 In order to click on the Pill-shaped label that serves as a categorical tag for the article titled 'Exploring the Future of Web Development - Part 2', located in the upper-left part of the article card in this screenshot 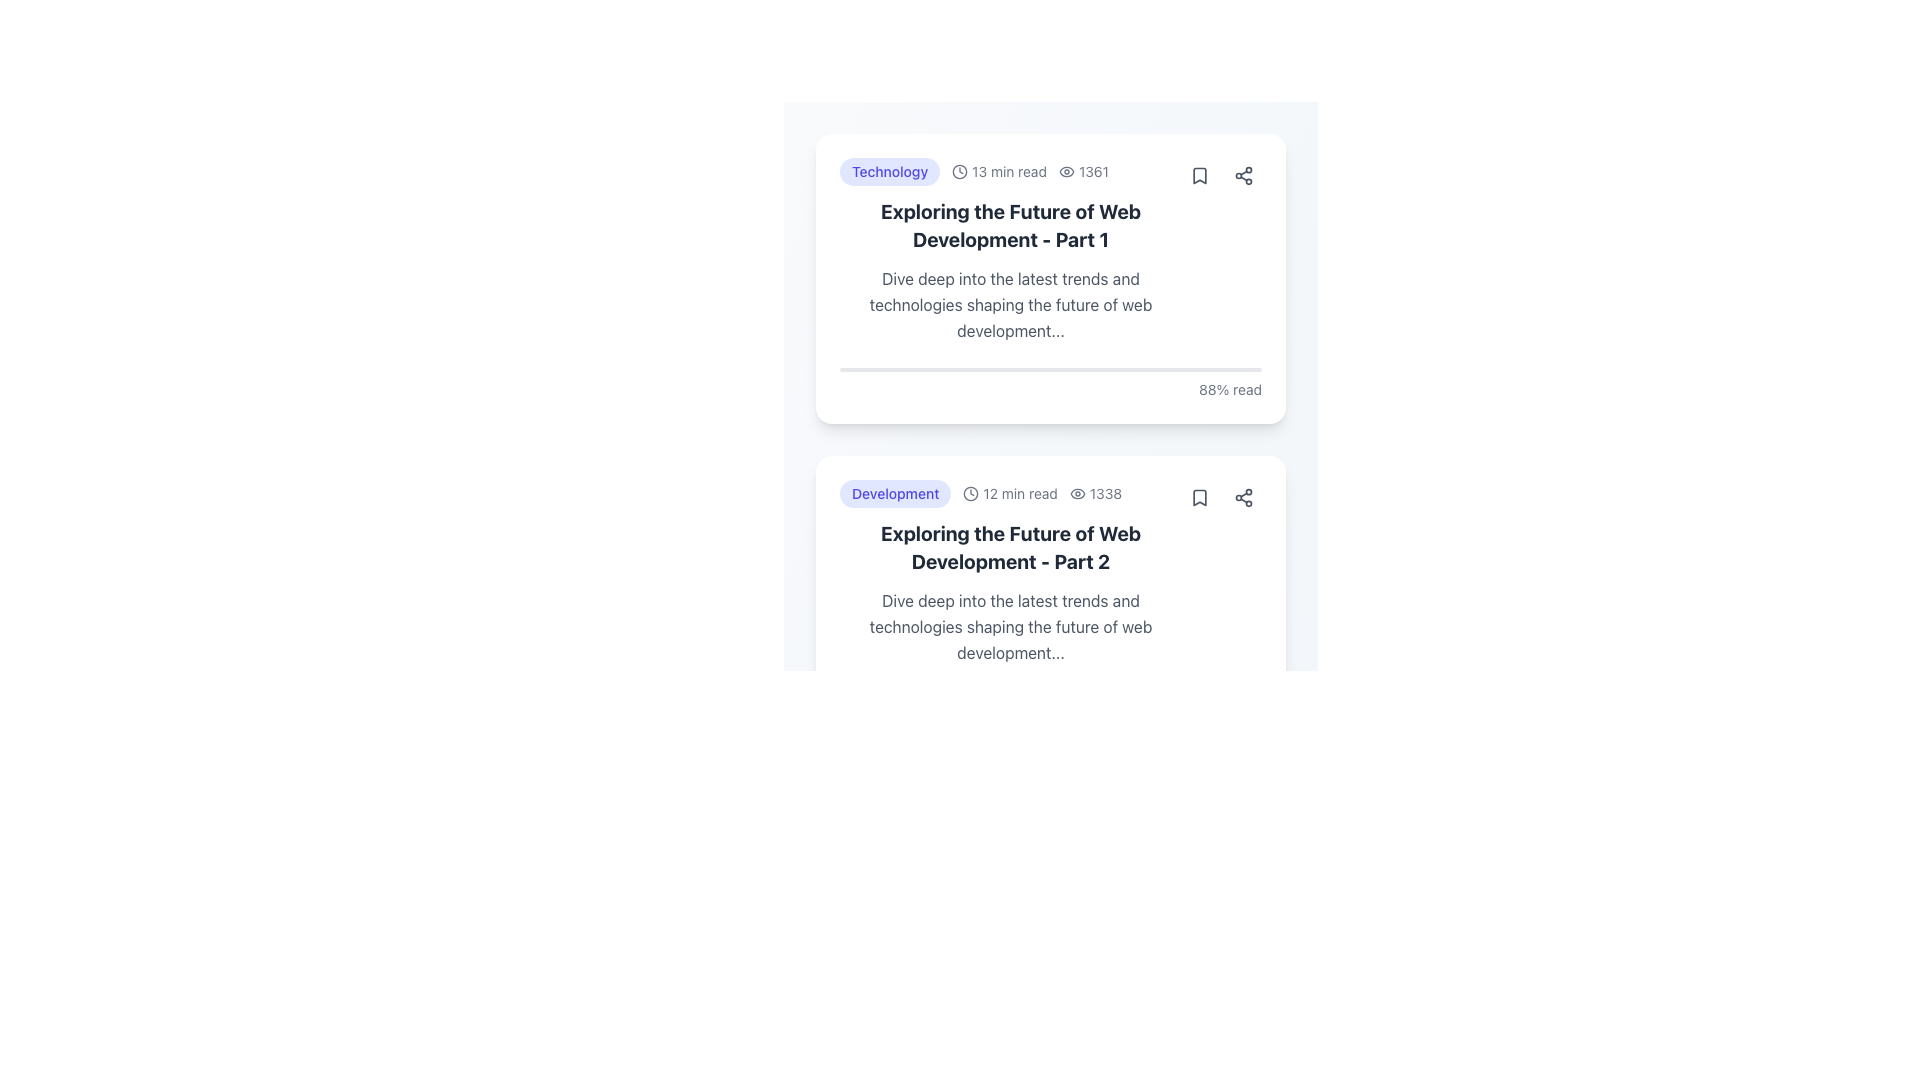, I will do `click(894, 493)`.